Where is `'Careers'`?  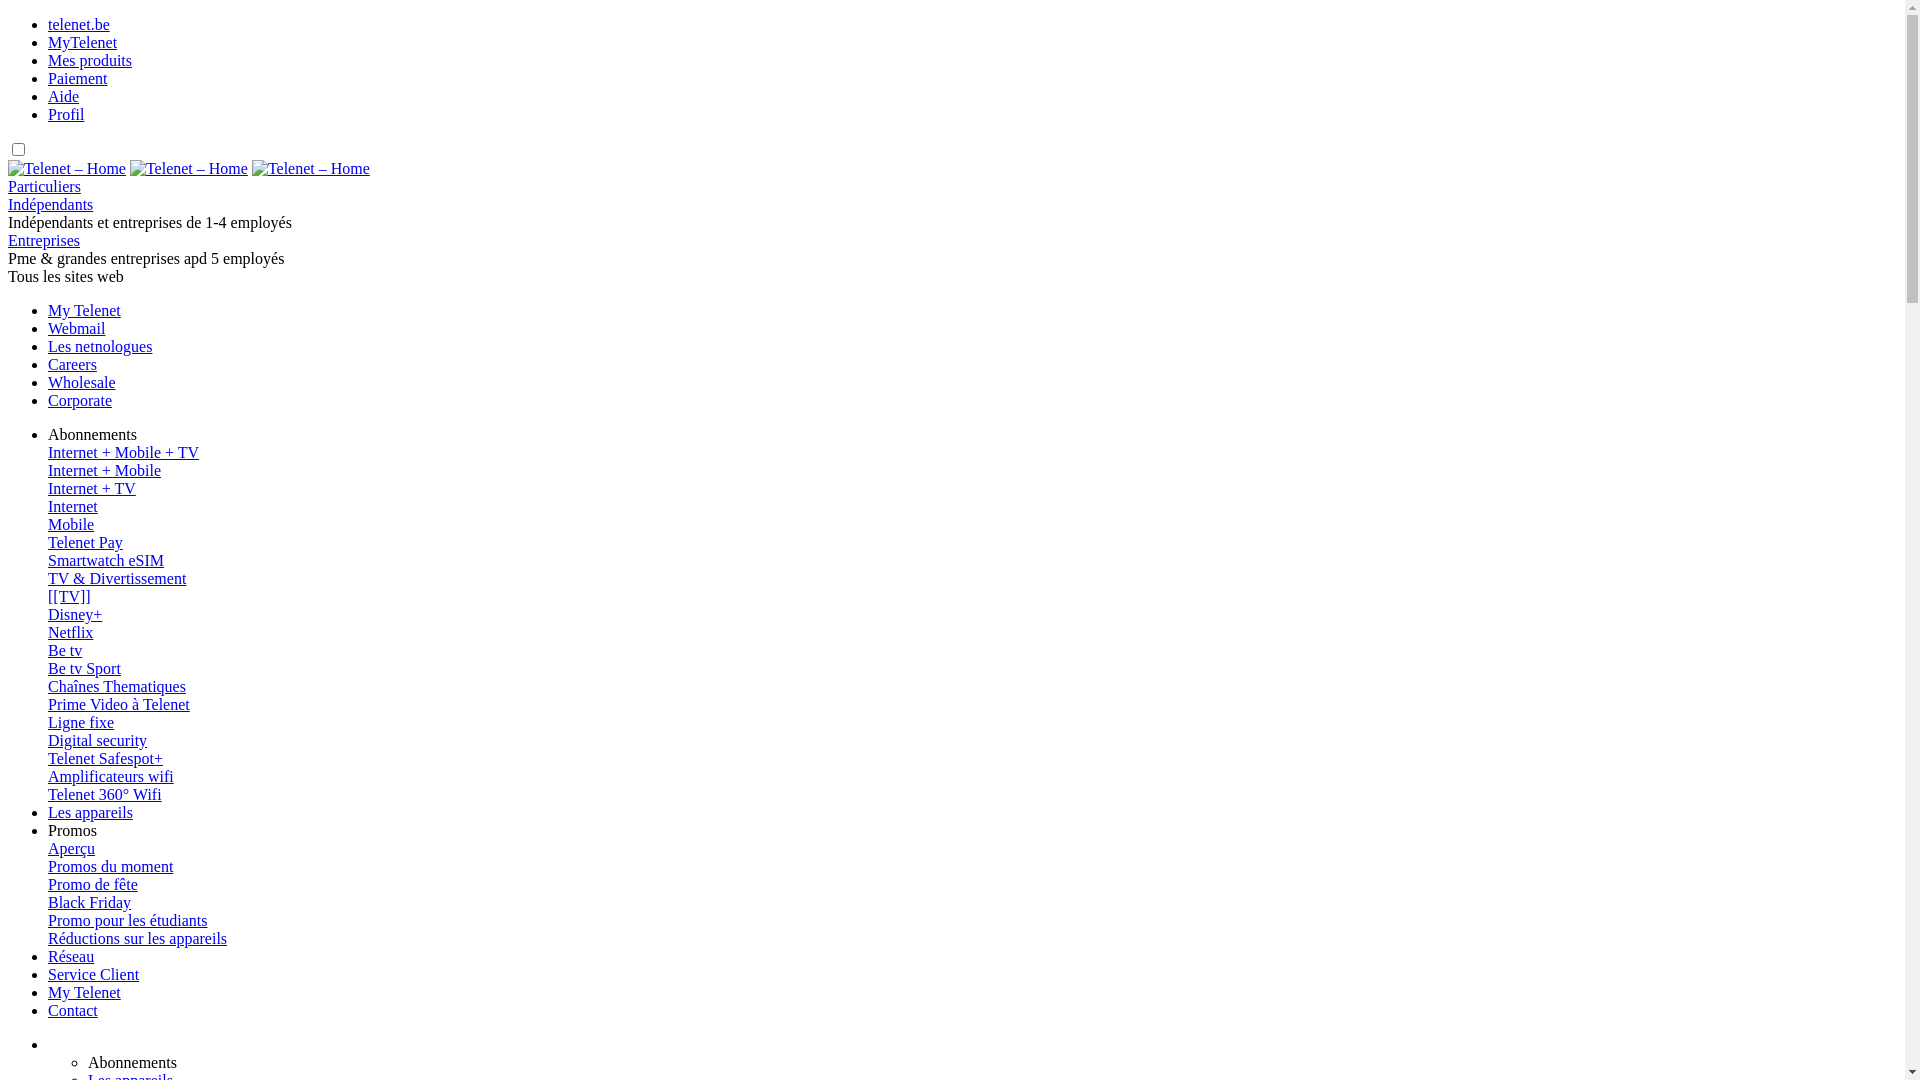 'Careers' is located at coordinates (48, 364).